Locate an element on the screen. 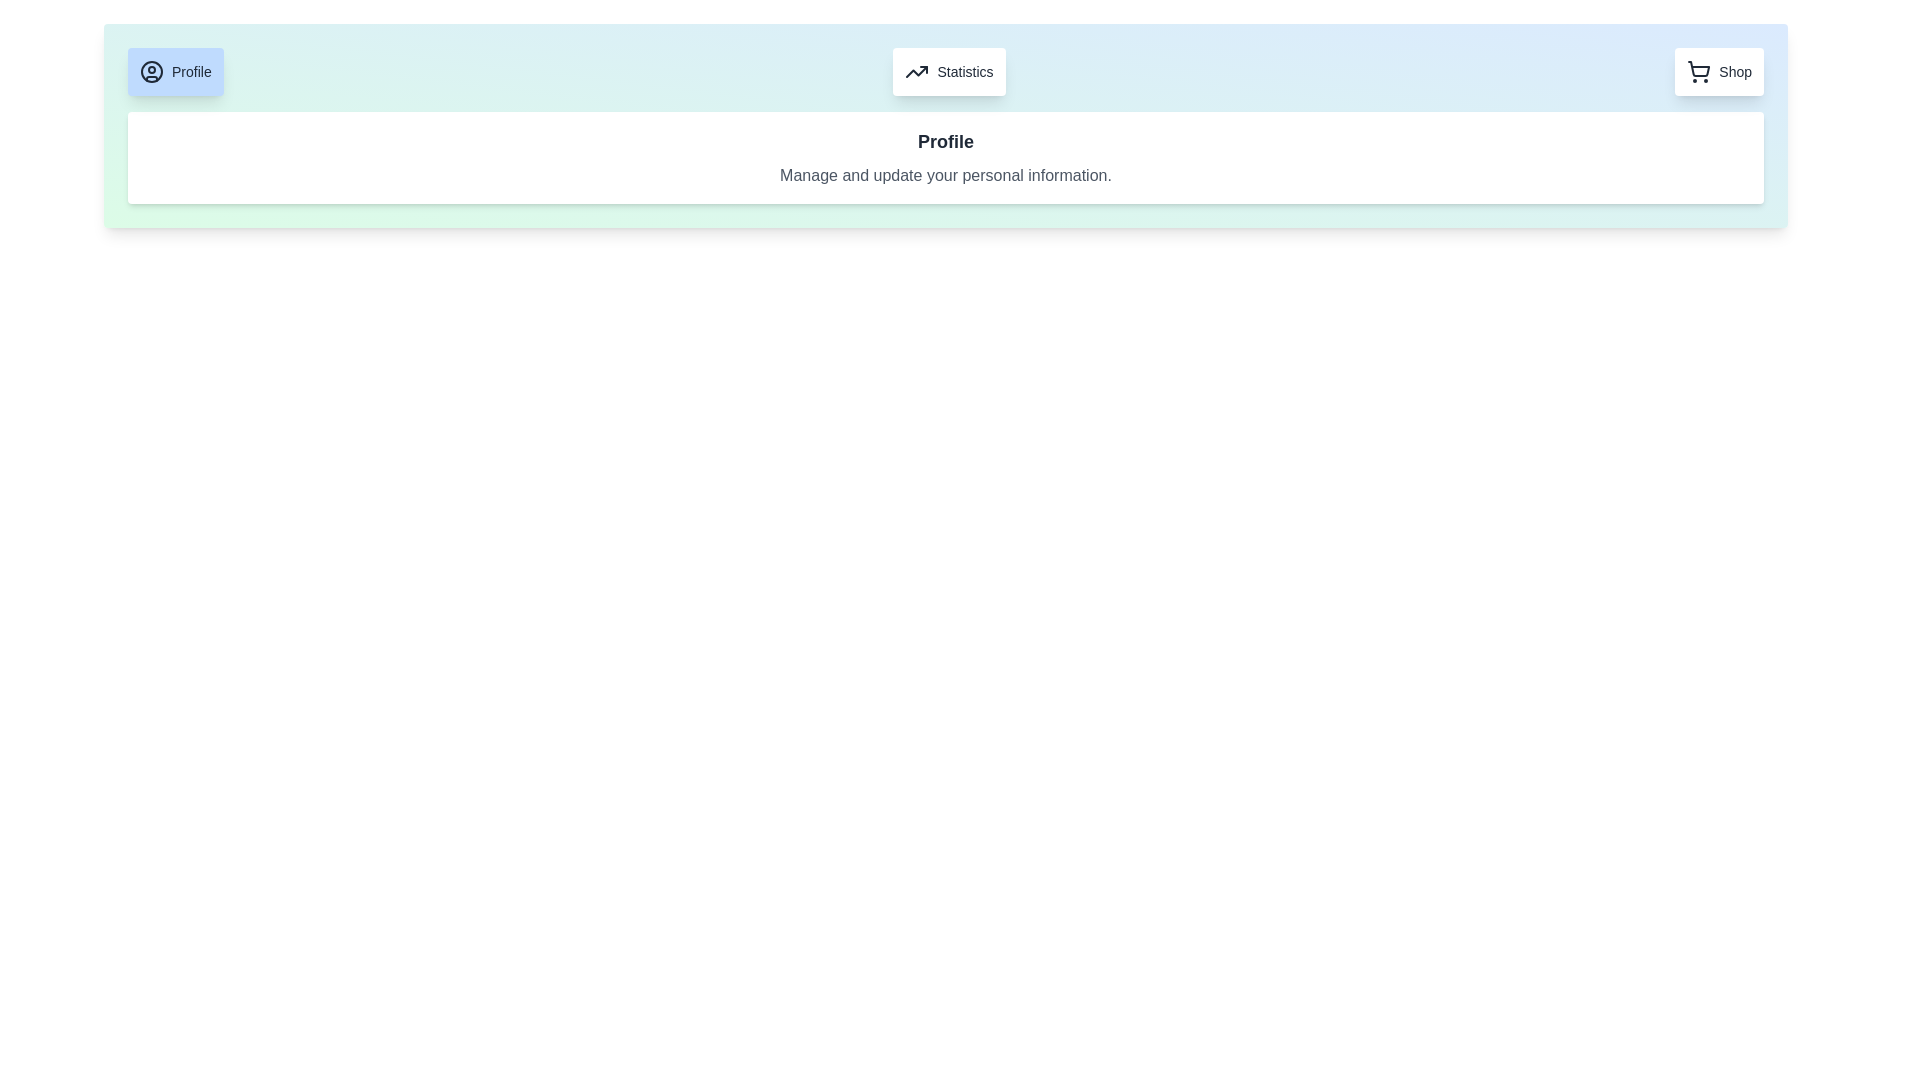 This screenshot has width=1920, height=1080. the 'Shop' label which indicates the purpose of the associated button for shopping functionality, located to the right of the shopping cart icon in the top-right corner of the interface is located at coordinates (1734, 71).